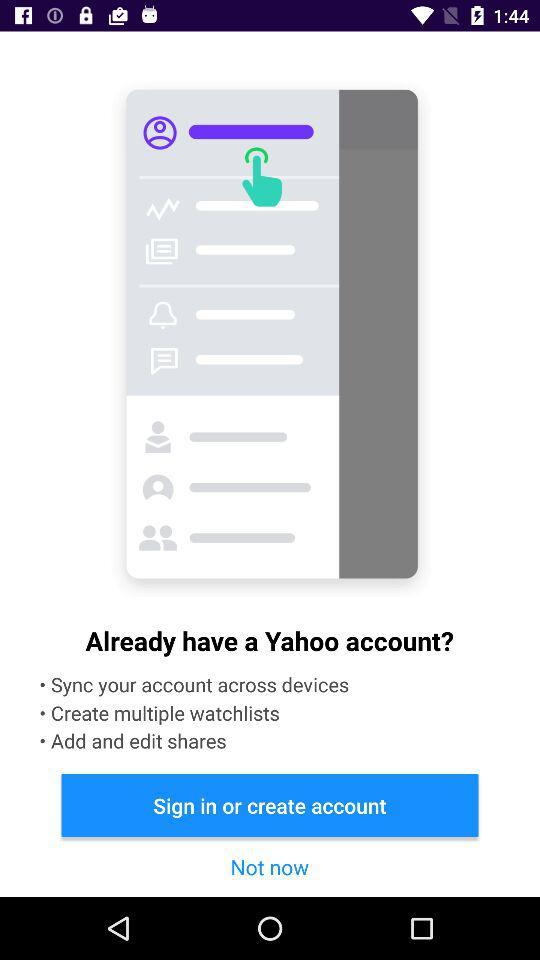  Describe the element at coordinates (269, 865) in the screenshot. I see `item below the sign in or item` at that location.